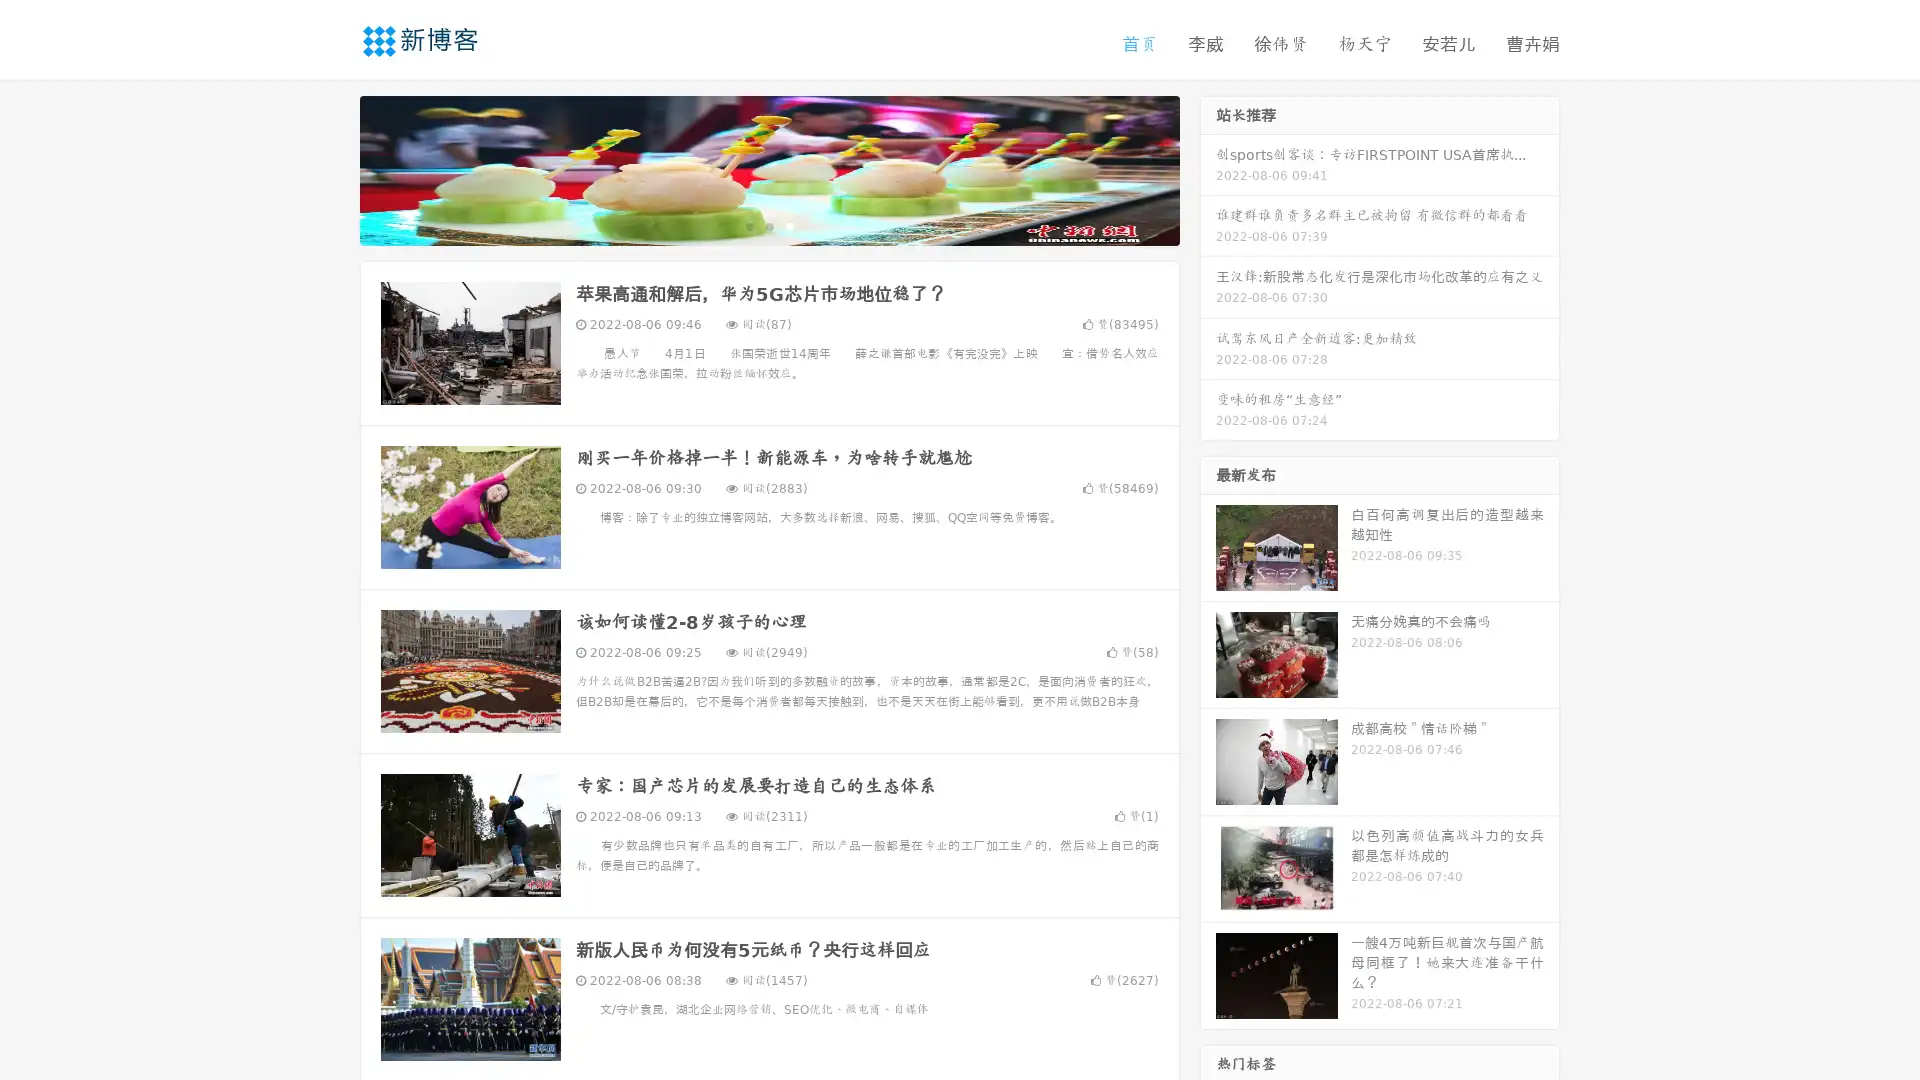 This screenshot has height=1080, width=1920. What do you see at coordinates (1208, 168) in the screenshot?
I see `Next slide` at bounding box center [1208, 168].